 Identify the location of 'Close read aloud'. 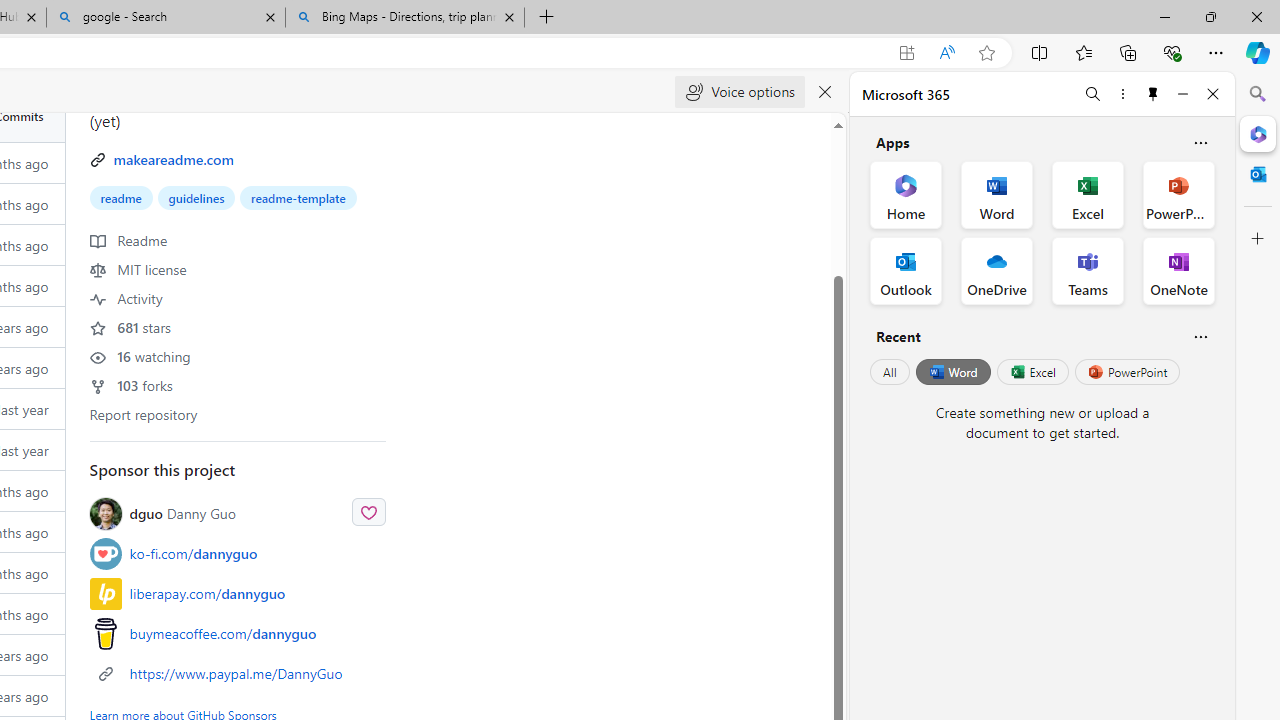
(825, 92).